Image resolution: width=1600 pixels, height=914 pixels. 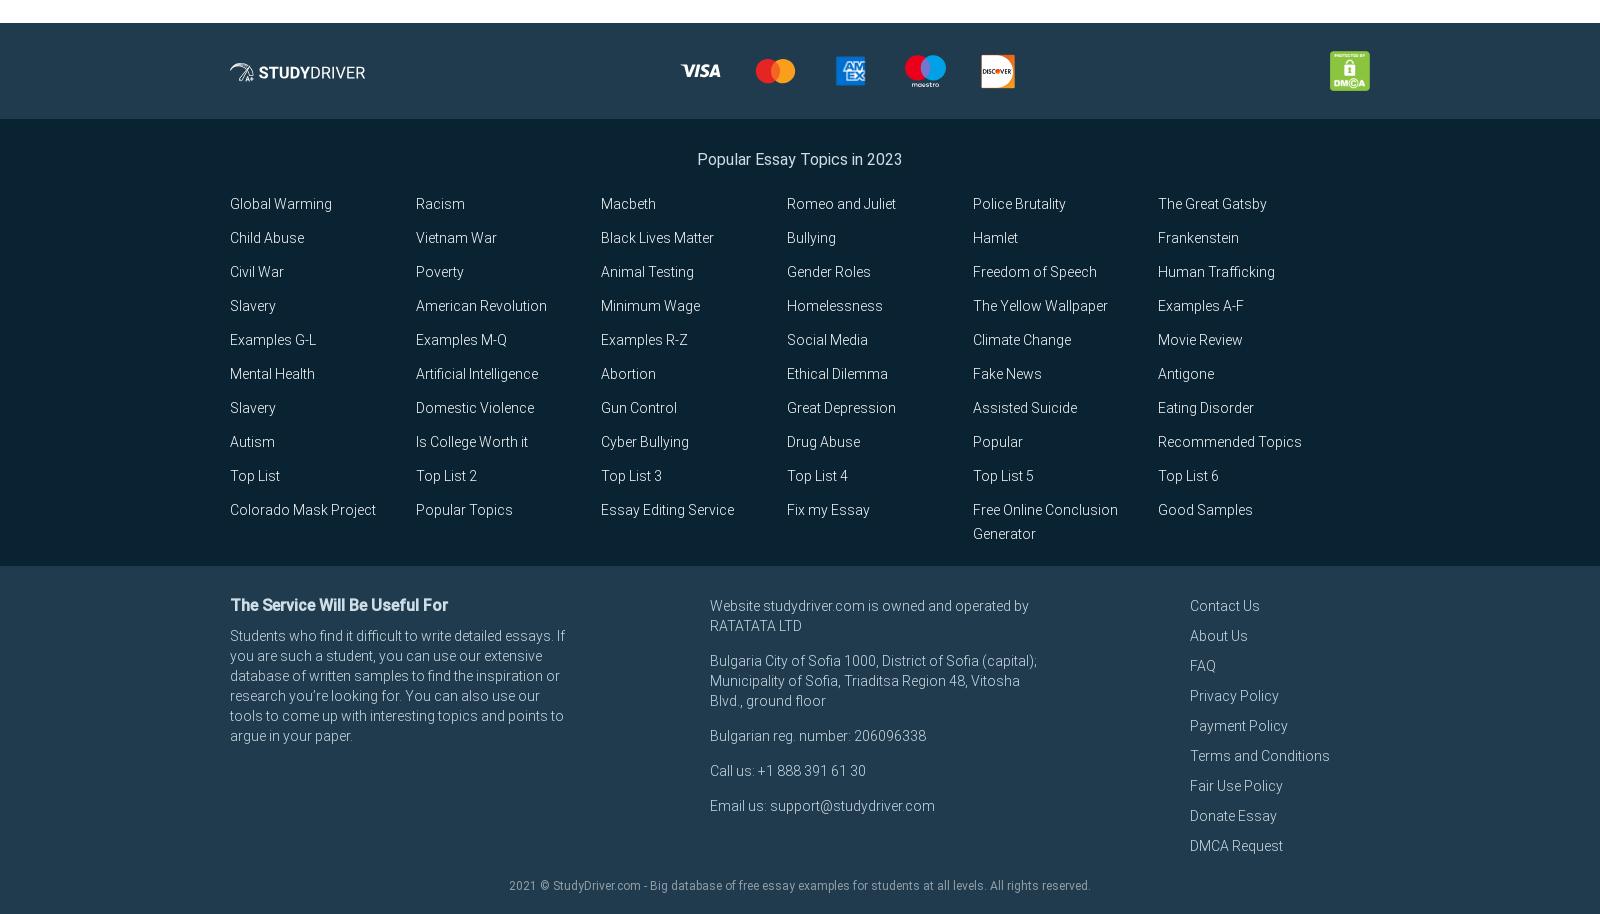 I want to click on 'Great Depression', so click(x=839, y=408).